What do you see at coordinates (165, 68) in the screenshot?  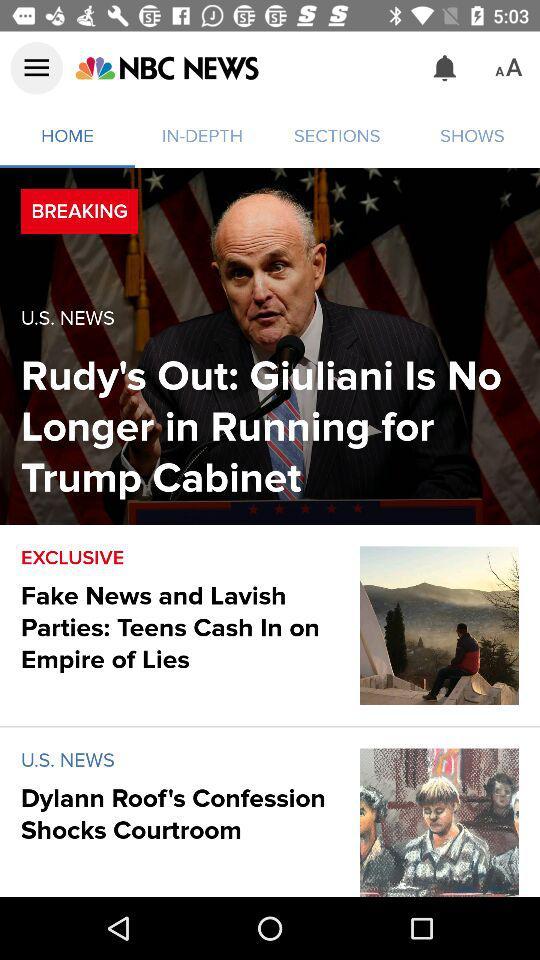 I see `the icon above home icon` at bounding box center [165, 68].